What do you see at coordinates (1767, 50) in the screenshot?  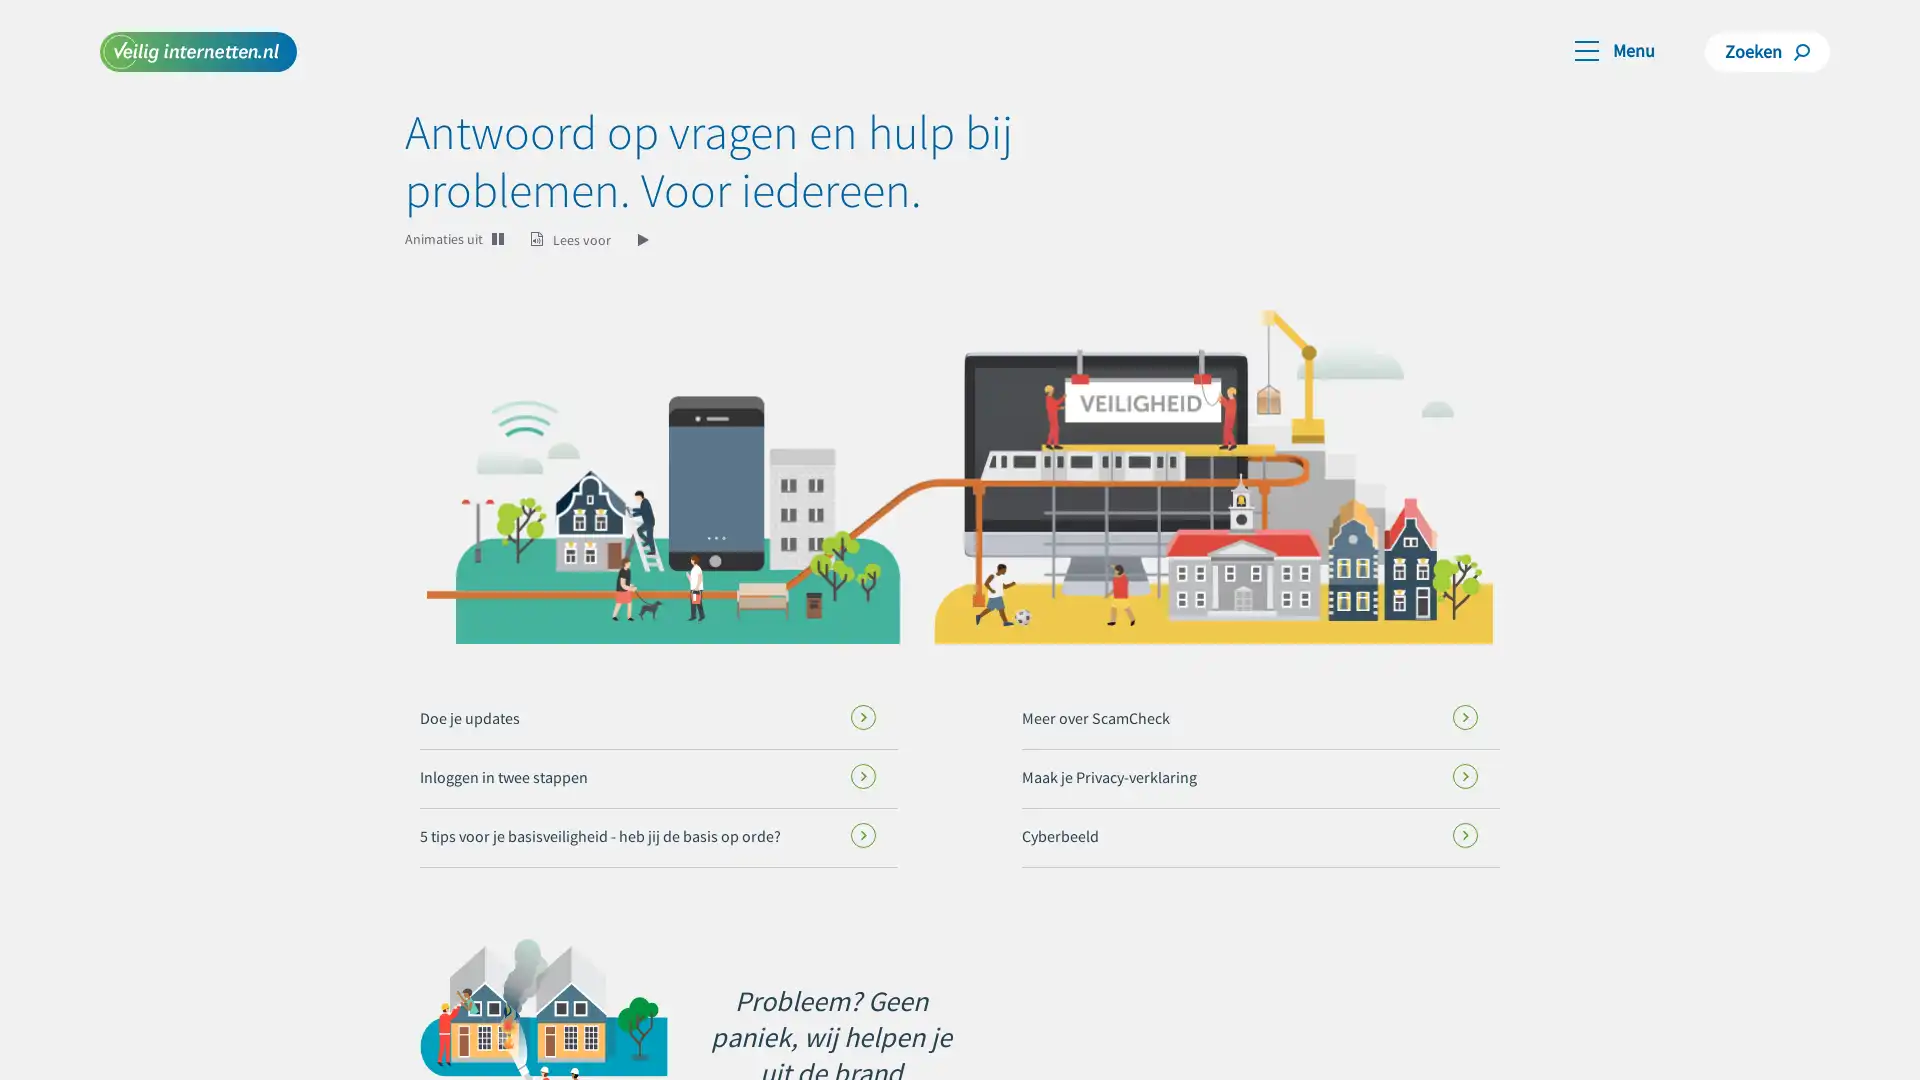 I see `Zoeken Zoeken` at bounding box center [1767, 50].